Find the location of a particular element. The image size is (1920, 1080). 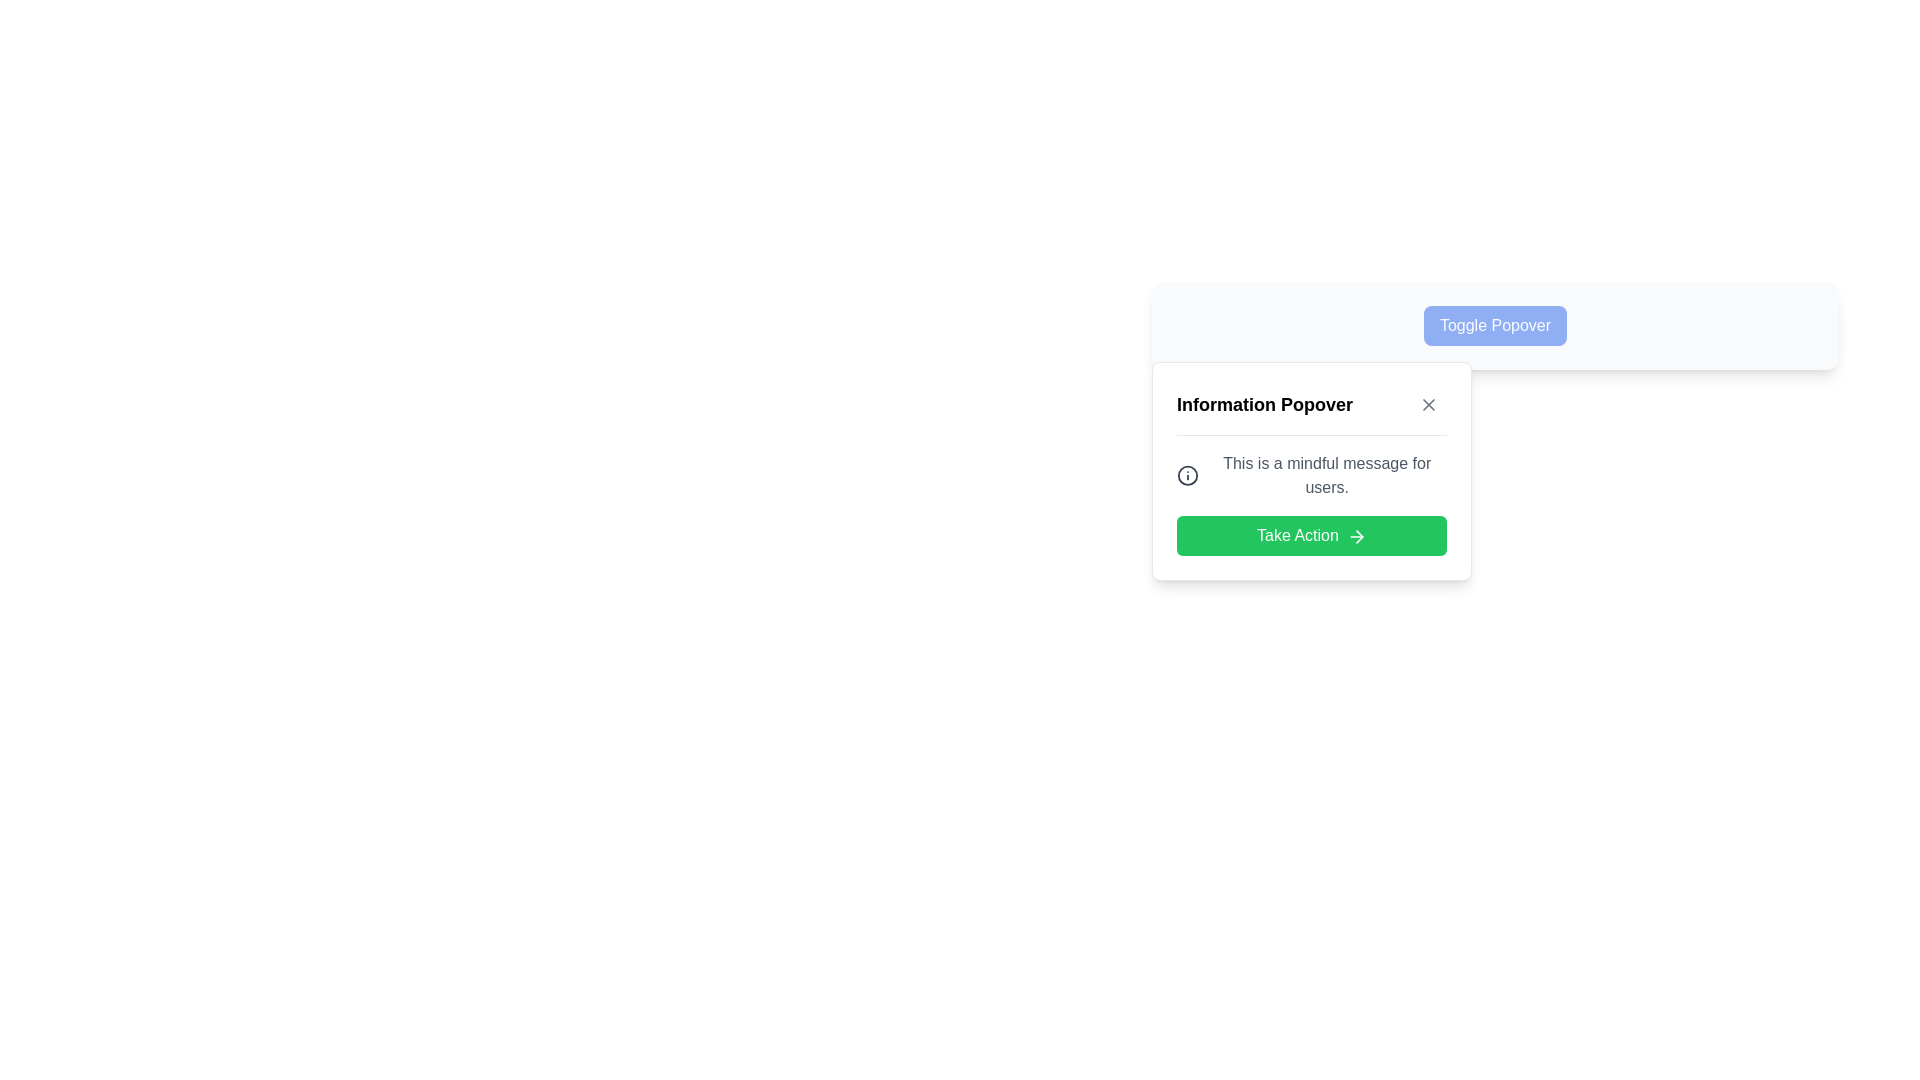

the green 'Take Action' button containing the icon, which is located at the rightmost position adjacent to the button text is located at coordinates (1356, 535).